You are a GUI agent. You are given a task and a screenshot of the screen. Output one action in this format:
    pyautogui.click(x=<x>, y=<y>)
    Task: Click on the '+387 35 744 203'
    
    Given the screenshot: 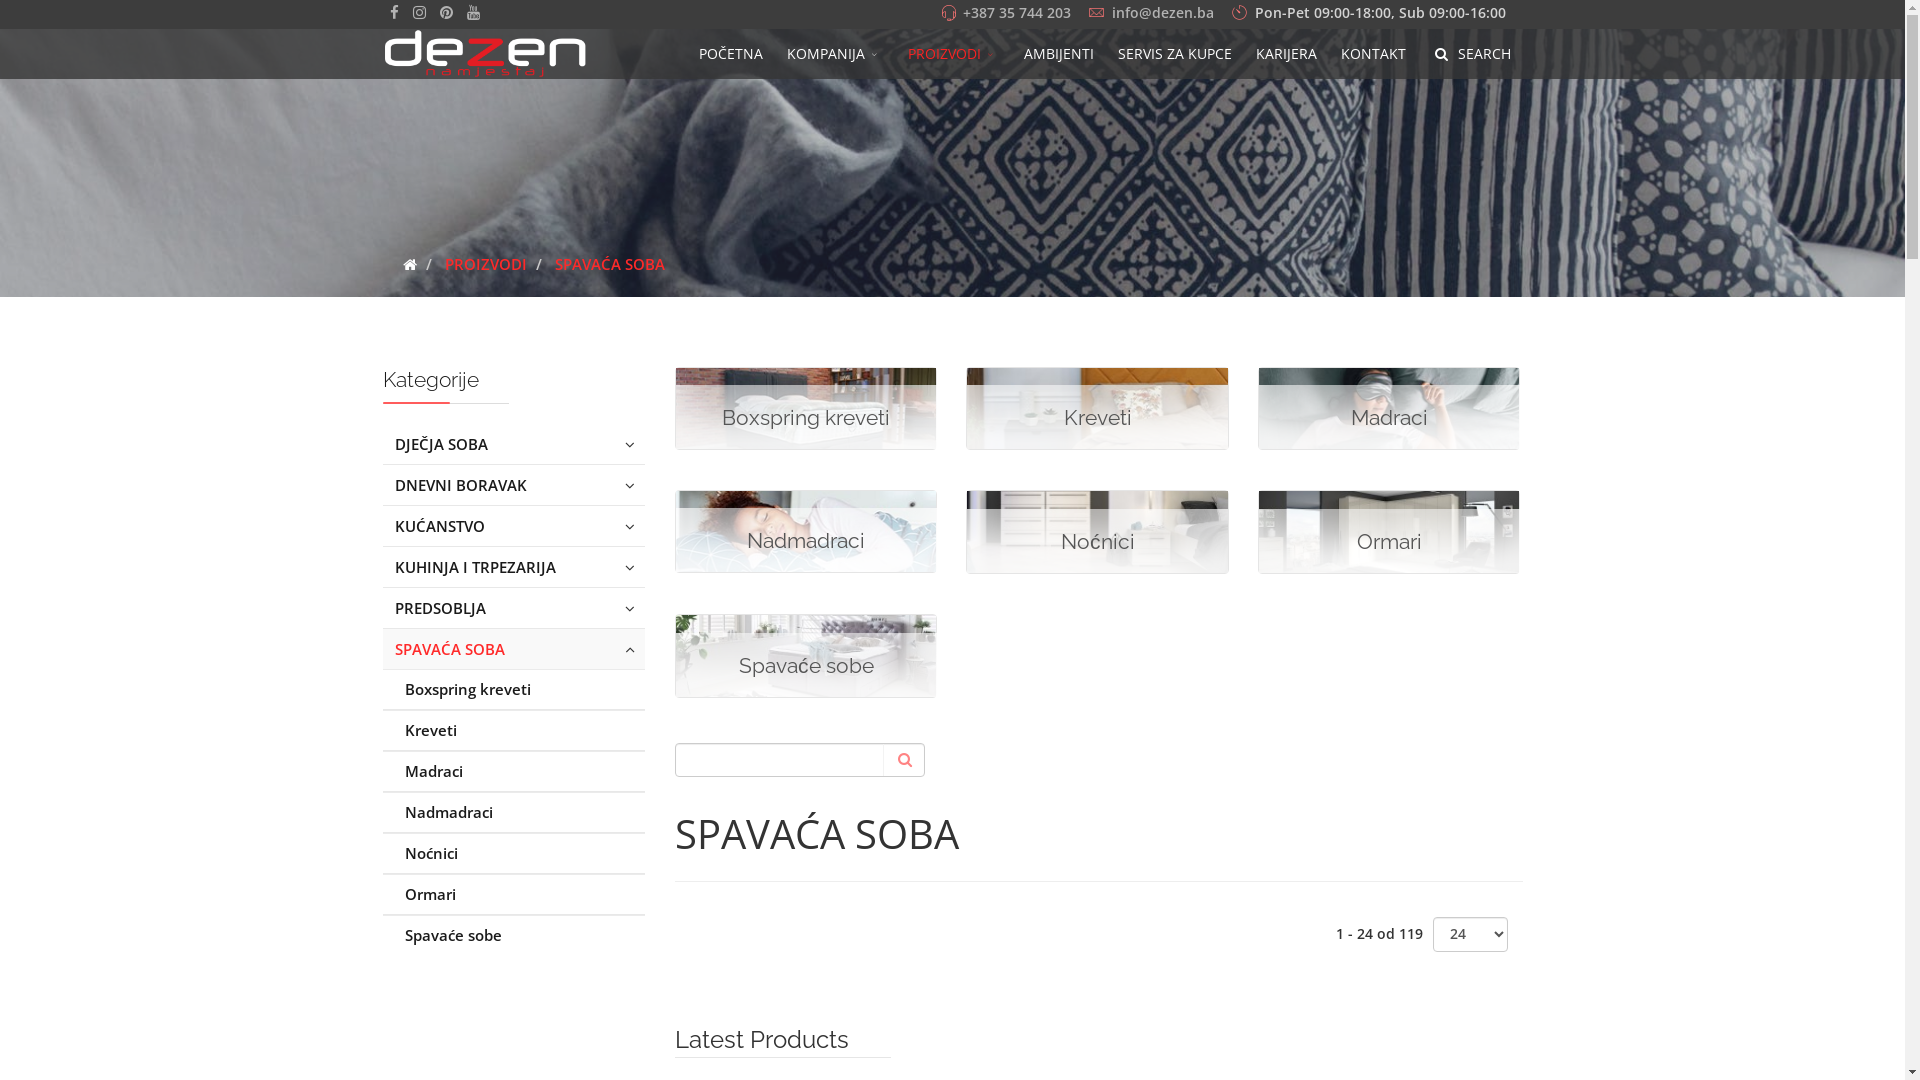 What is the action you would take?
    pyautogui.click(x=1016, y=12)
    